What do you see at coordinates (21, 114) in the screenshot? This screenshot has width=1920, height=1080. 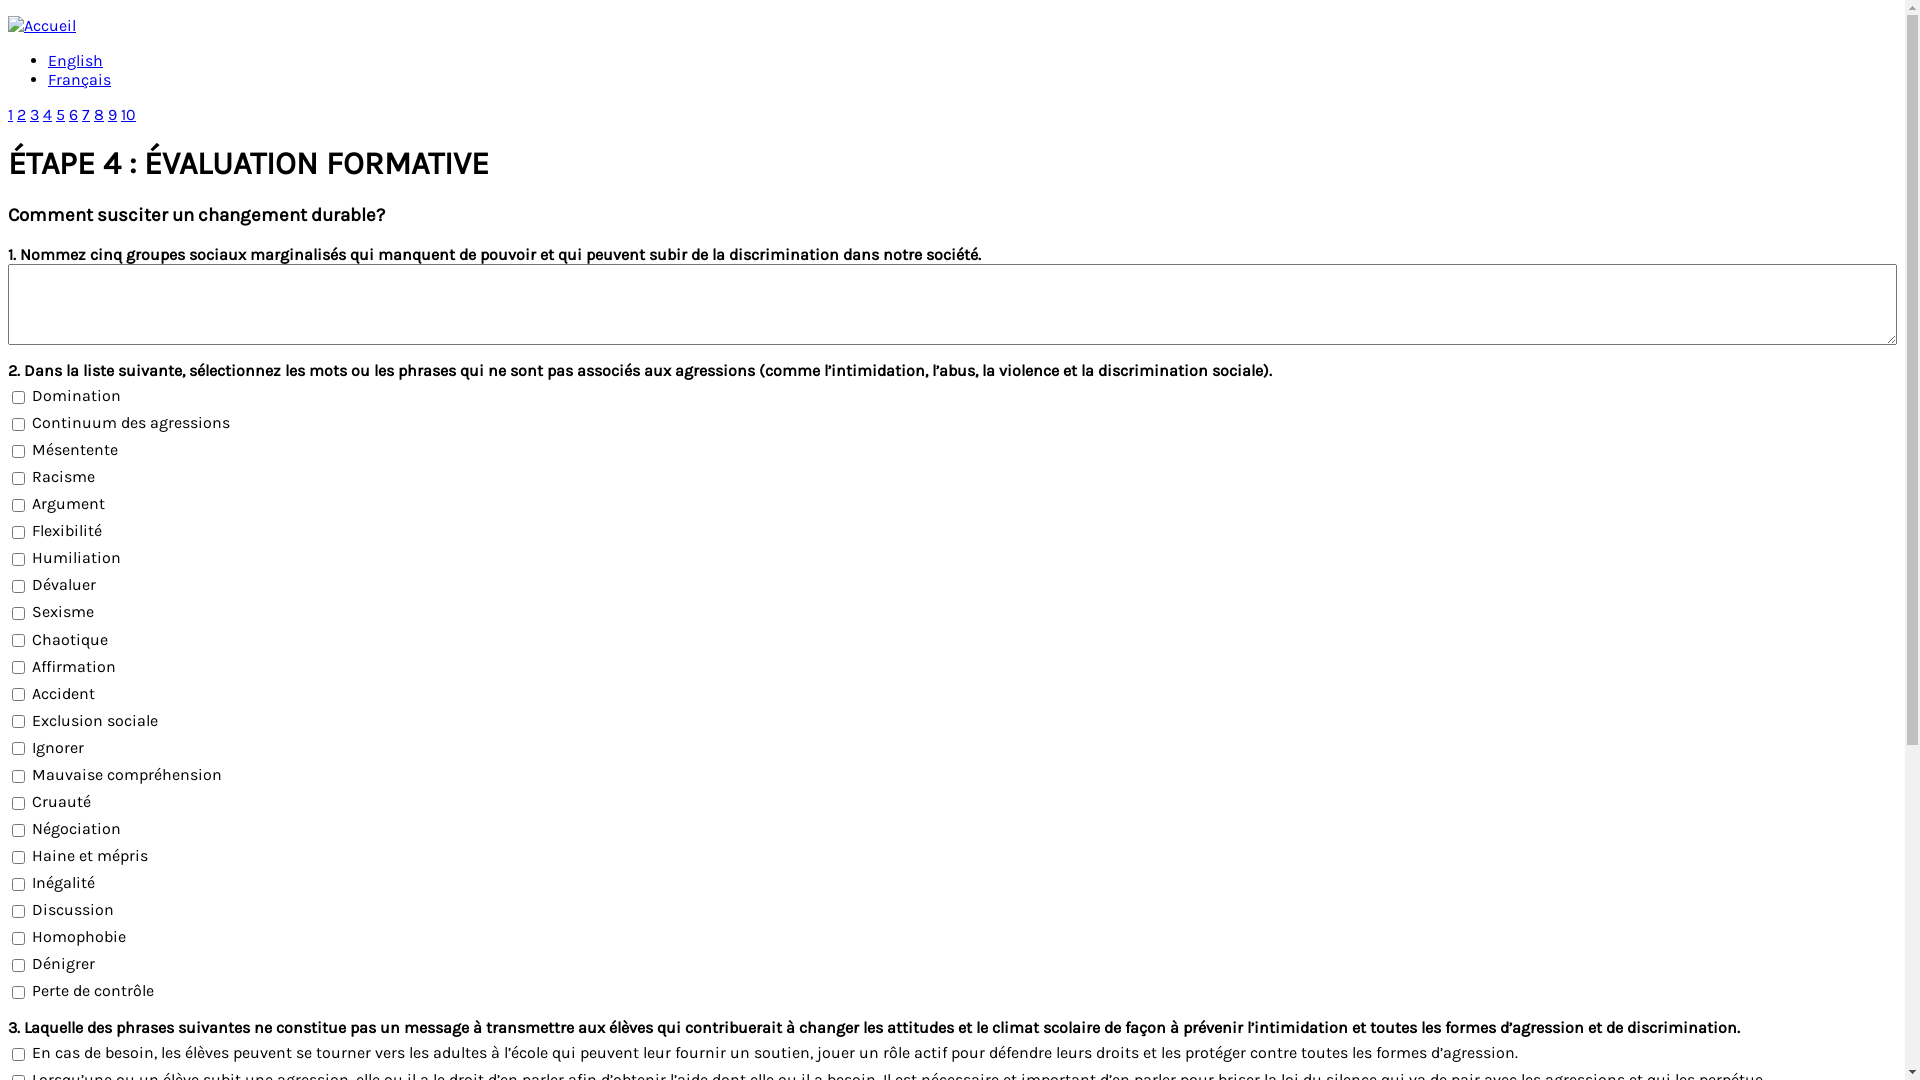 I see `'2'` at bounding box center [21, 114].